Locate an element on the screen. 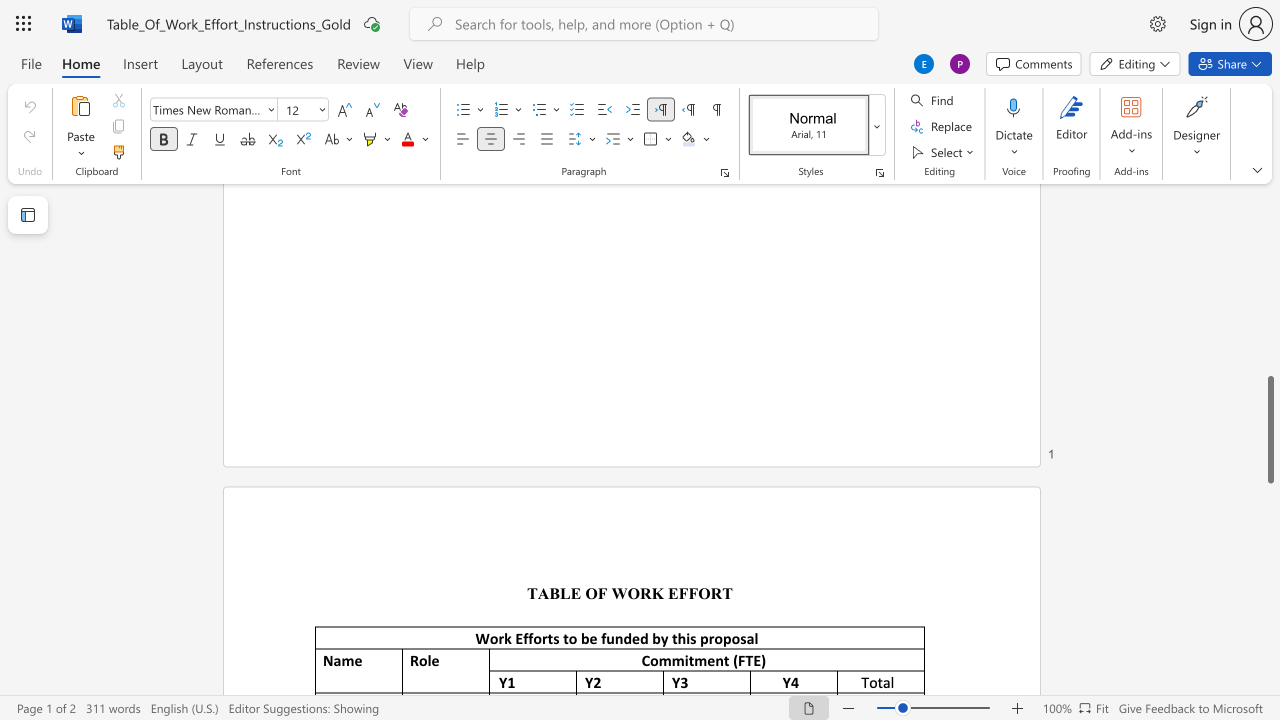  the scrollbar on the right is located at coordinates (1269, 238).